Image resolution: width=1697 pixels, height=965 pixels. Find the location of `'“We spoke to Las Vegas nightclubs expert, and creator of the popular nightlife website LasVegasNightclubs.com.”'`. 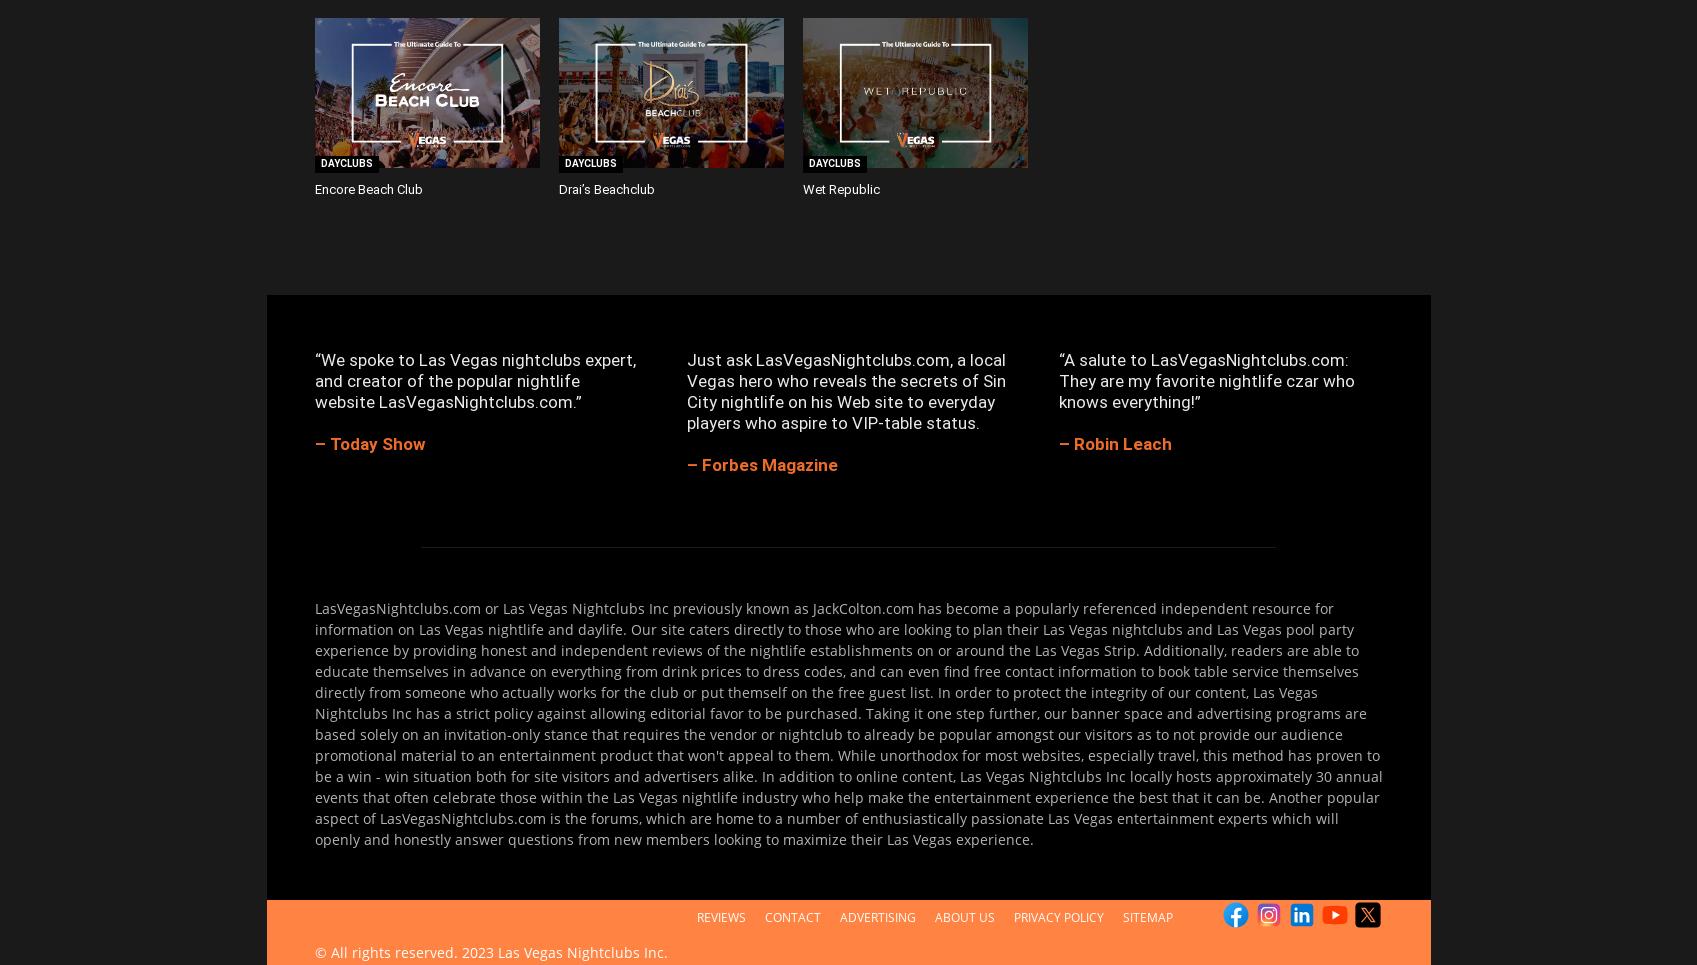

'“We spoke to Las Vegas nightclubs expert, and creator of the popular nightlife website LasVegasNightclubs.com.”' is located at coordinates (313, 379).